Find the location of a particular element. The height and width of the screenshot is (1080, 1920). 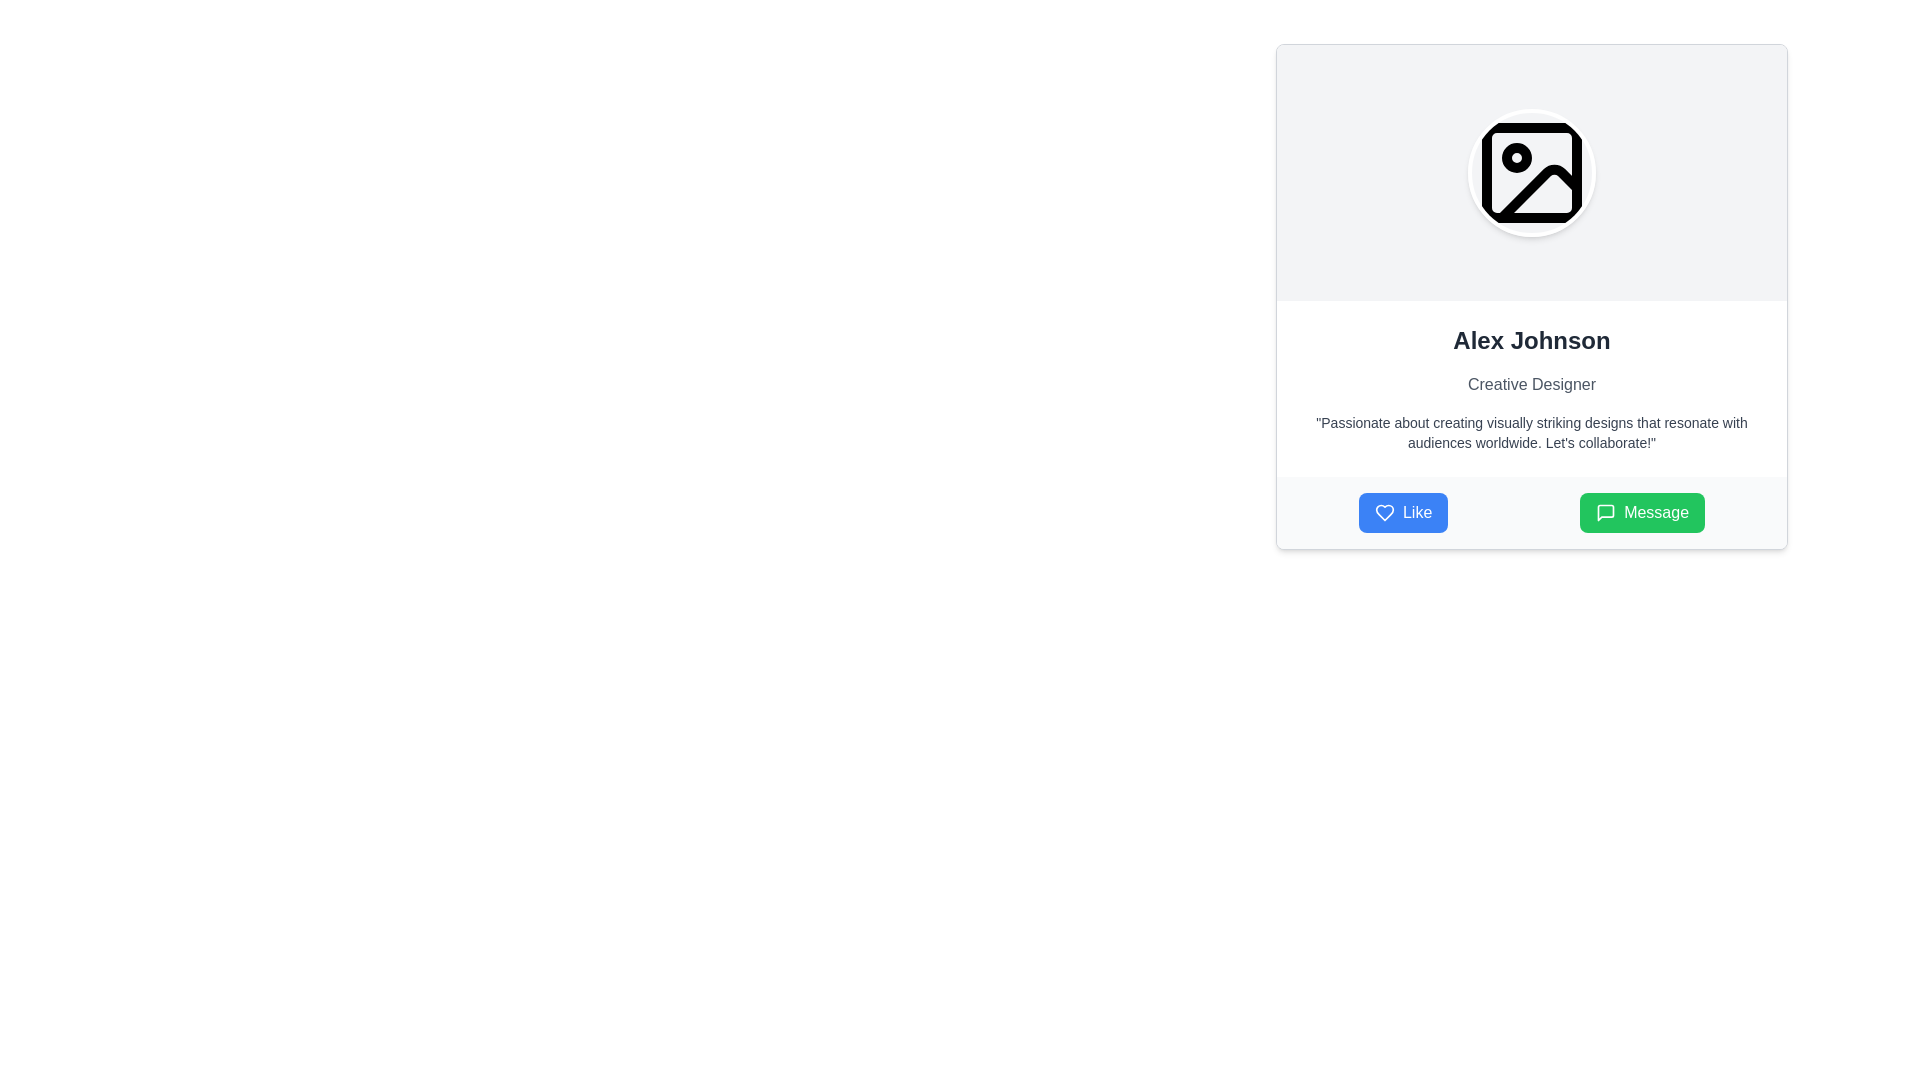

the 'Like' button, which has a blue background, white text, and a heart icon, located in the bottom section of a card-like component is located at coordinates (1402, 512).